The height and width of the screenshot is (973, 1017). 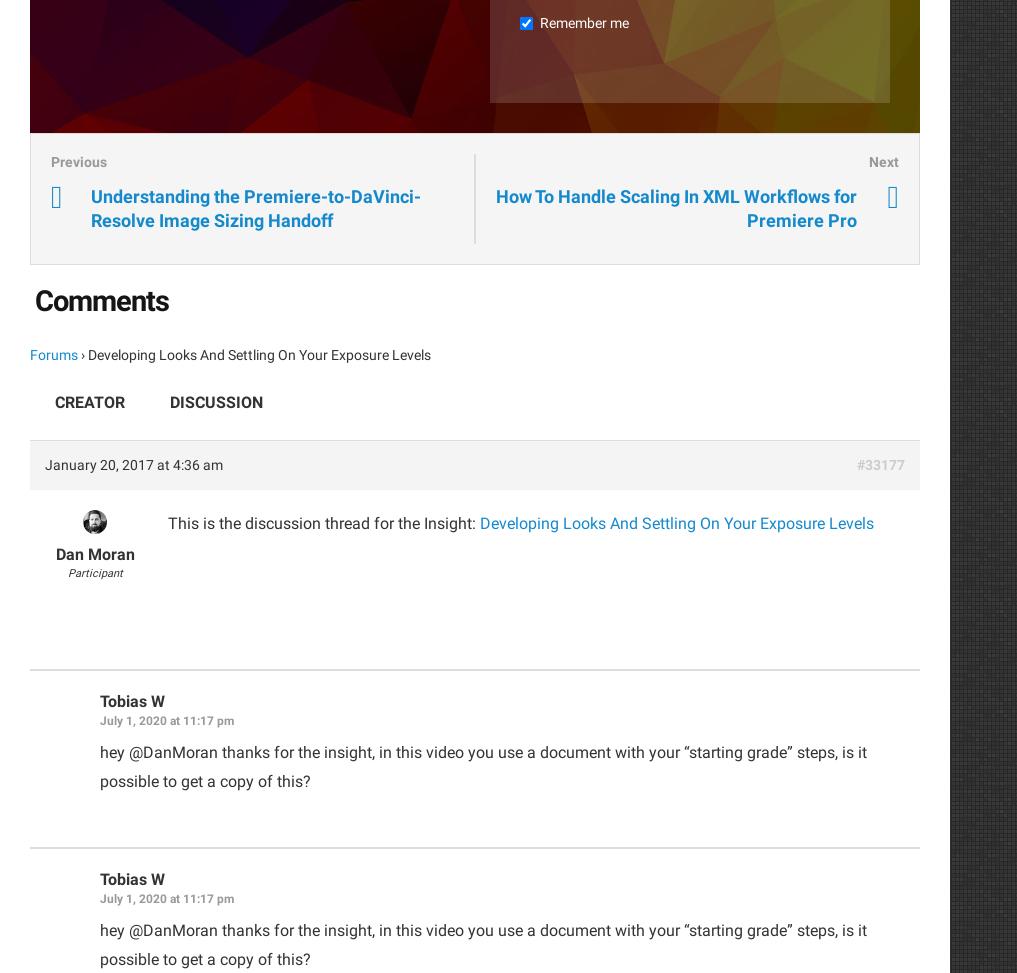 What do you see at coordinates (95, 552) in the screenshot?
I see `'Dan Moran'` at bounding box center [95, 552].